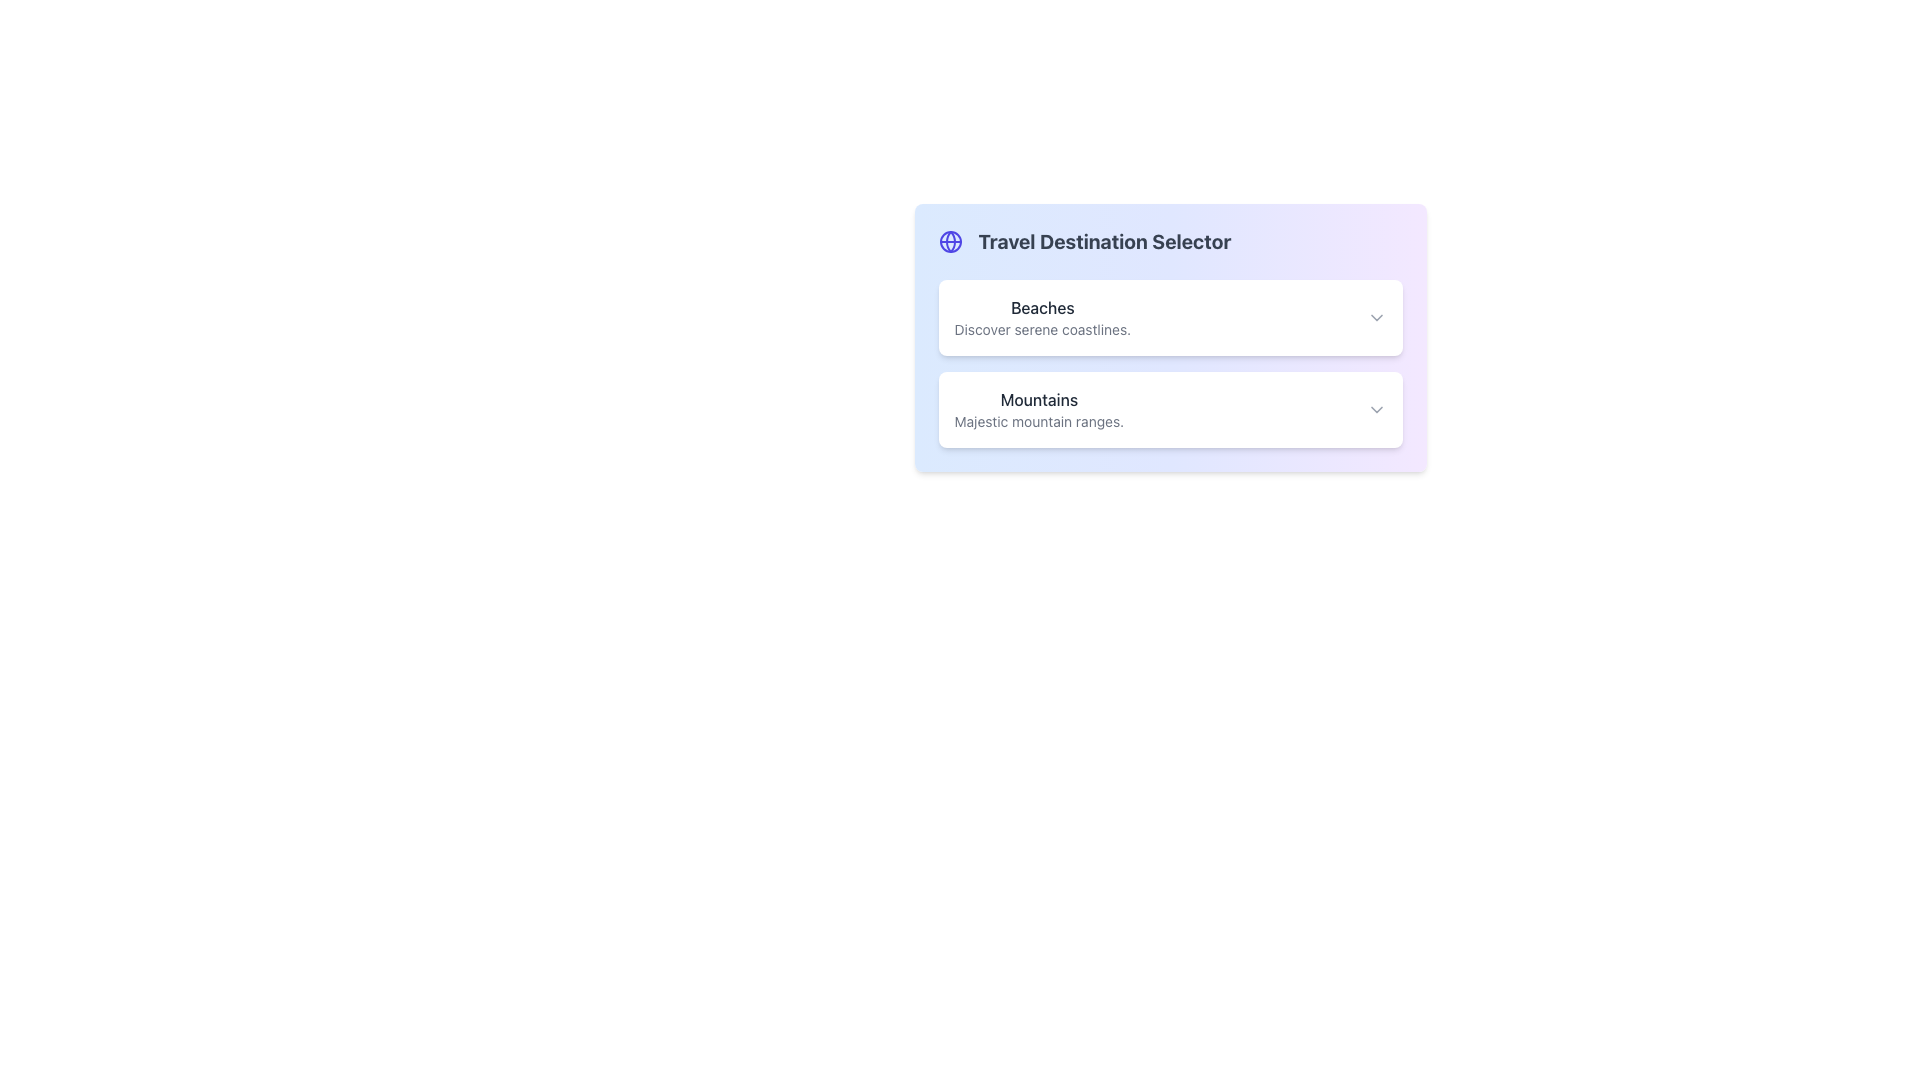  I want to click on the descriptive text located directly beneath the 'Beaches' heading in the travel destination selector, so click(1041, 329).